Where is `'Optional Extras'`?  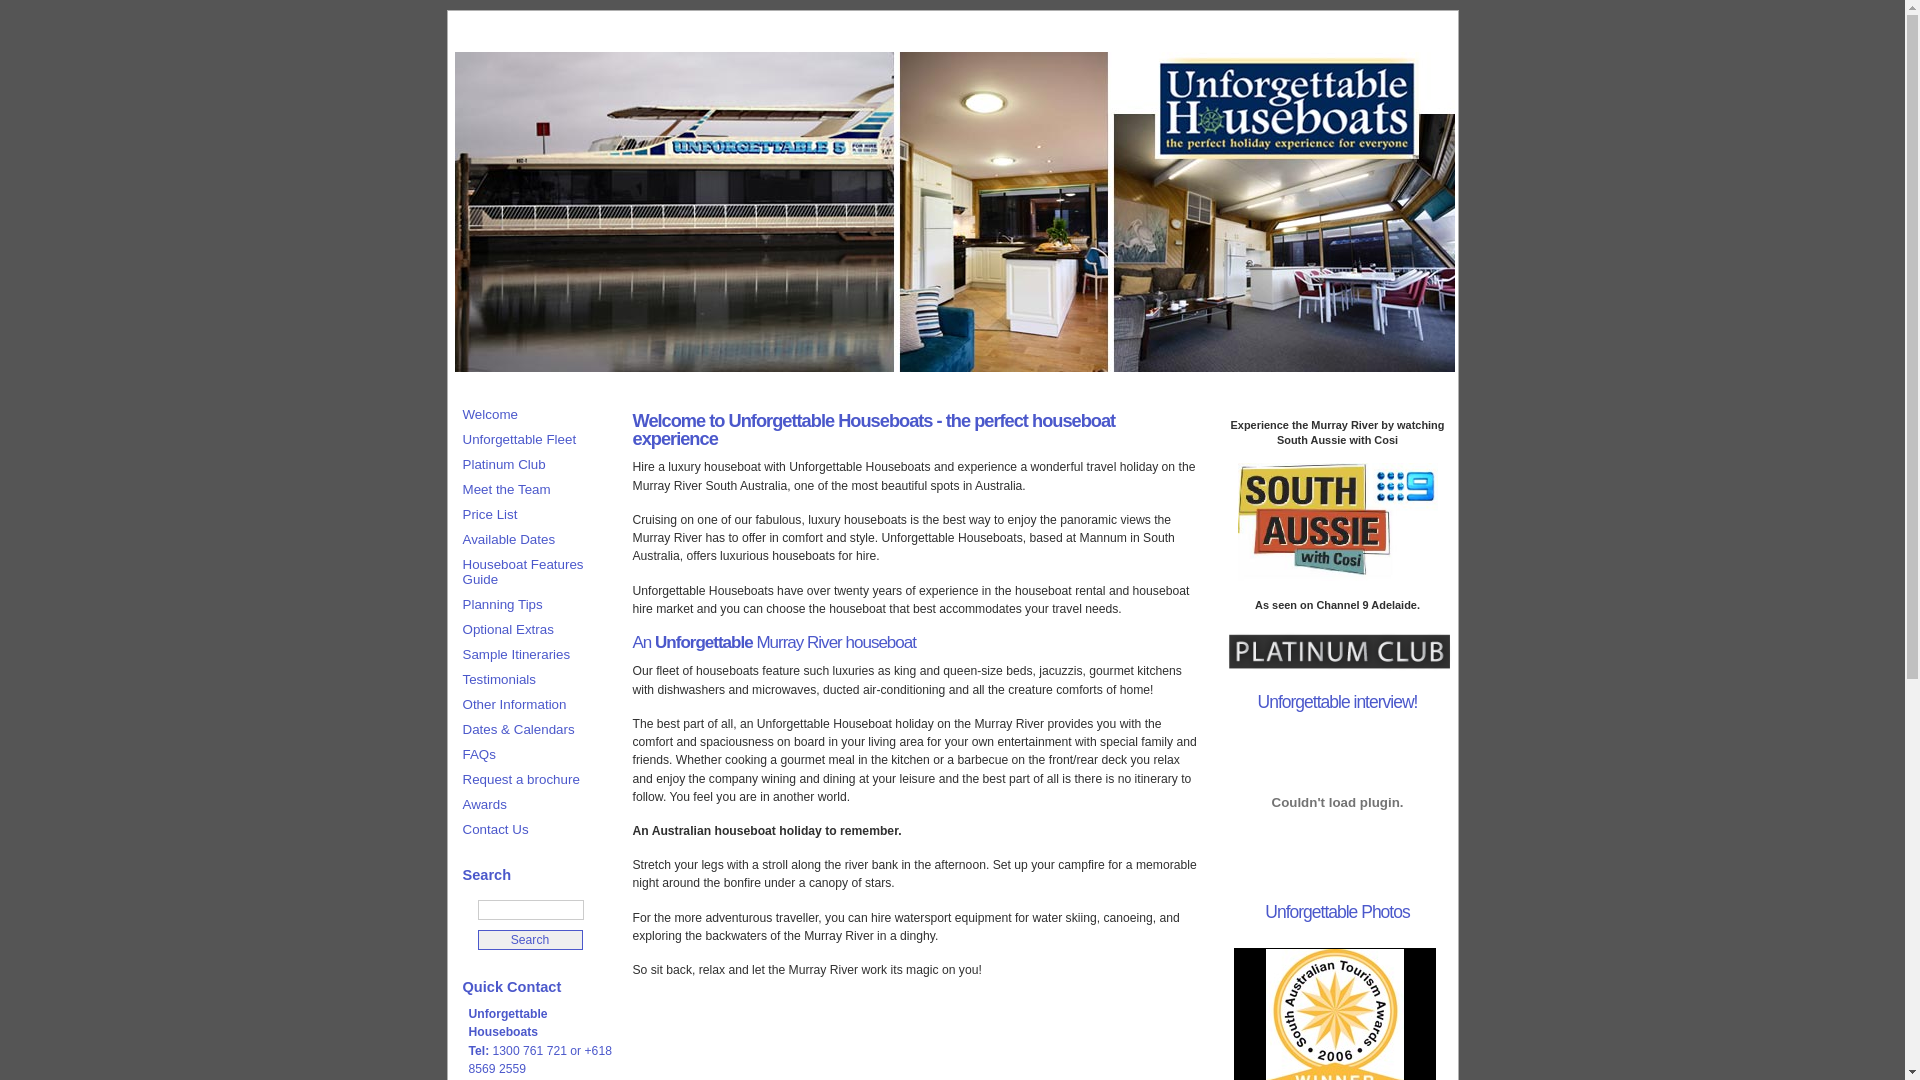
'Optional Extras' is located at coordinates (534, 628).